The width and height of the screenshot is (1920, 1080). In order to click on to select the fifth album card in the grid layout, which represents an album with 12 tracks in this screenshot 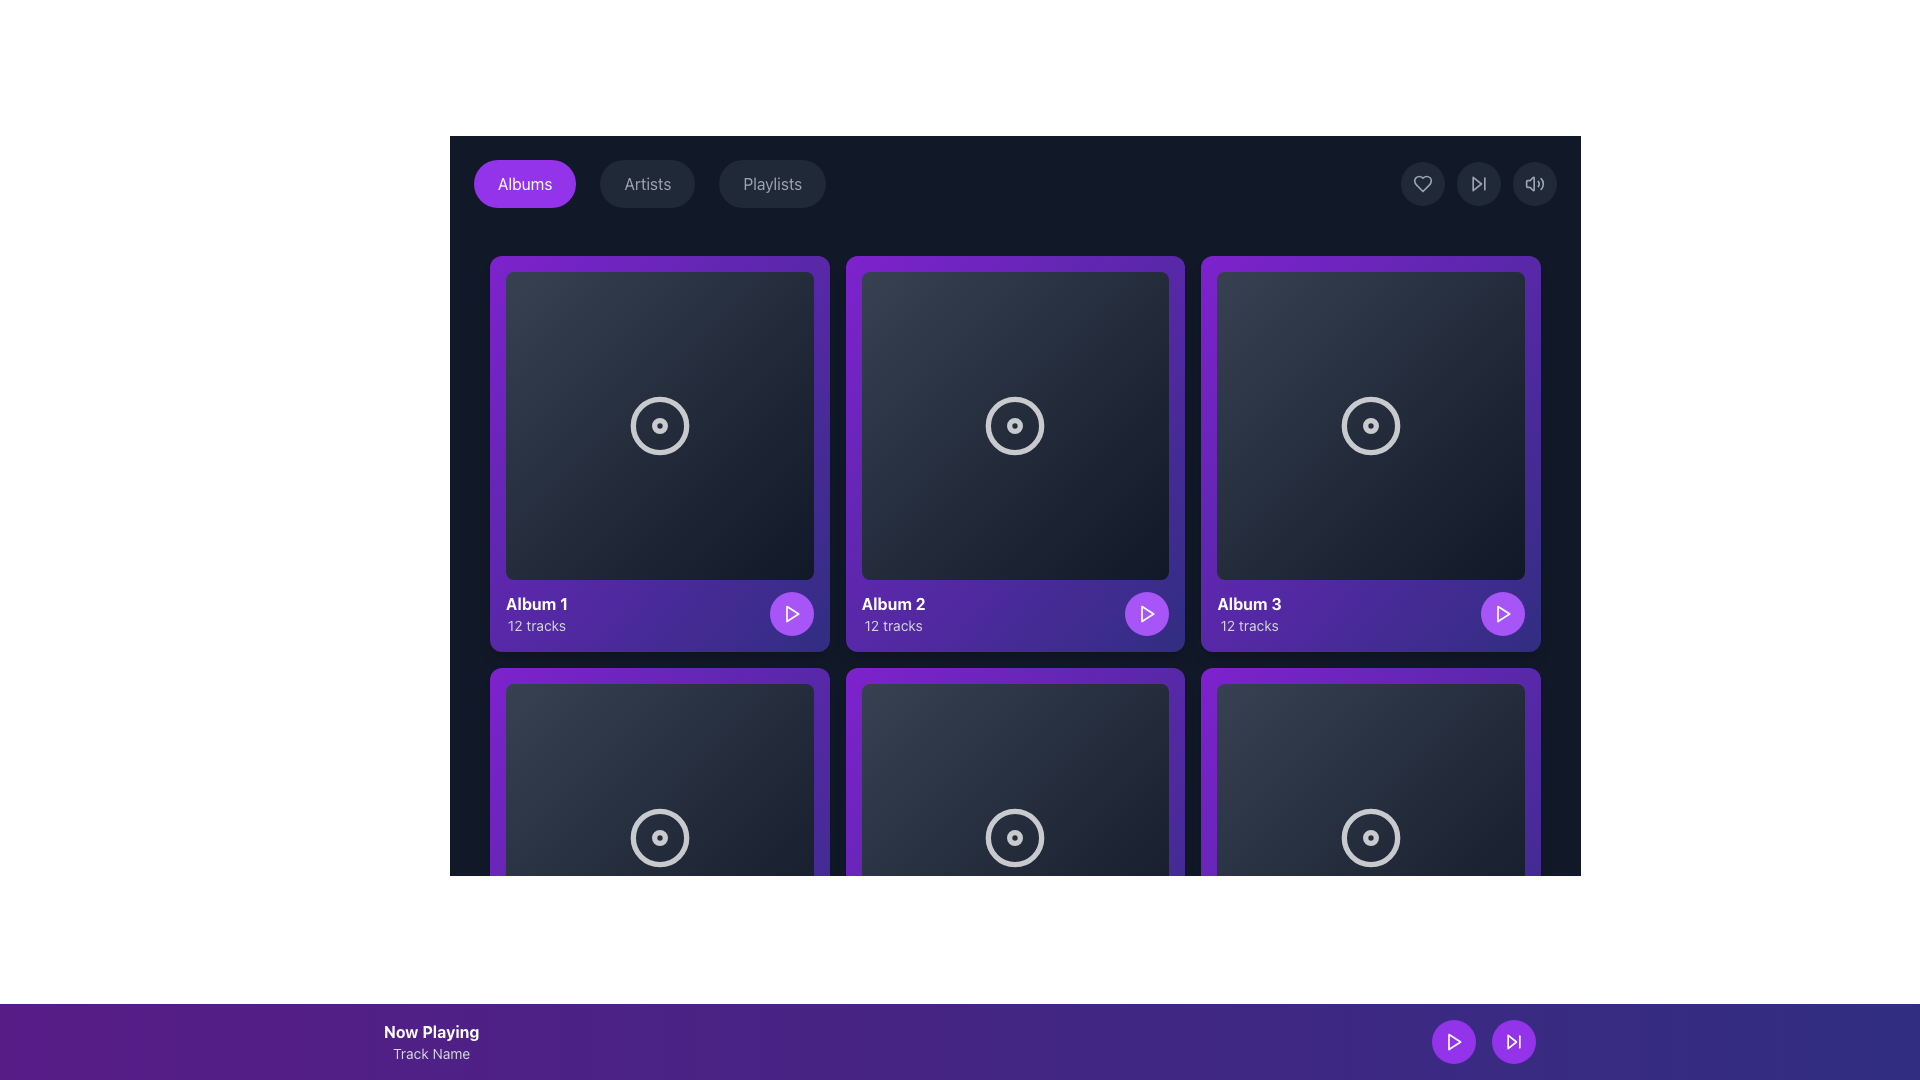, I will do `click(1015, 864)`.